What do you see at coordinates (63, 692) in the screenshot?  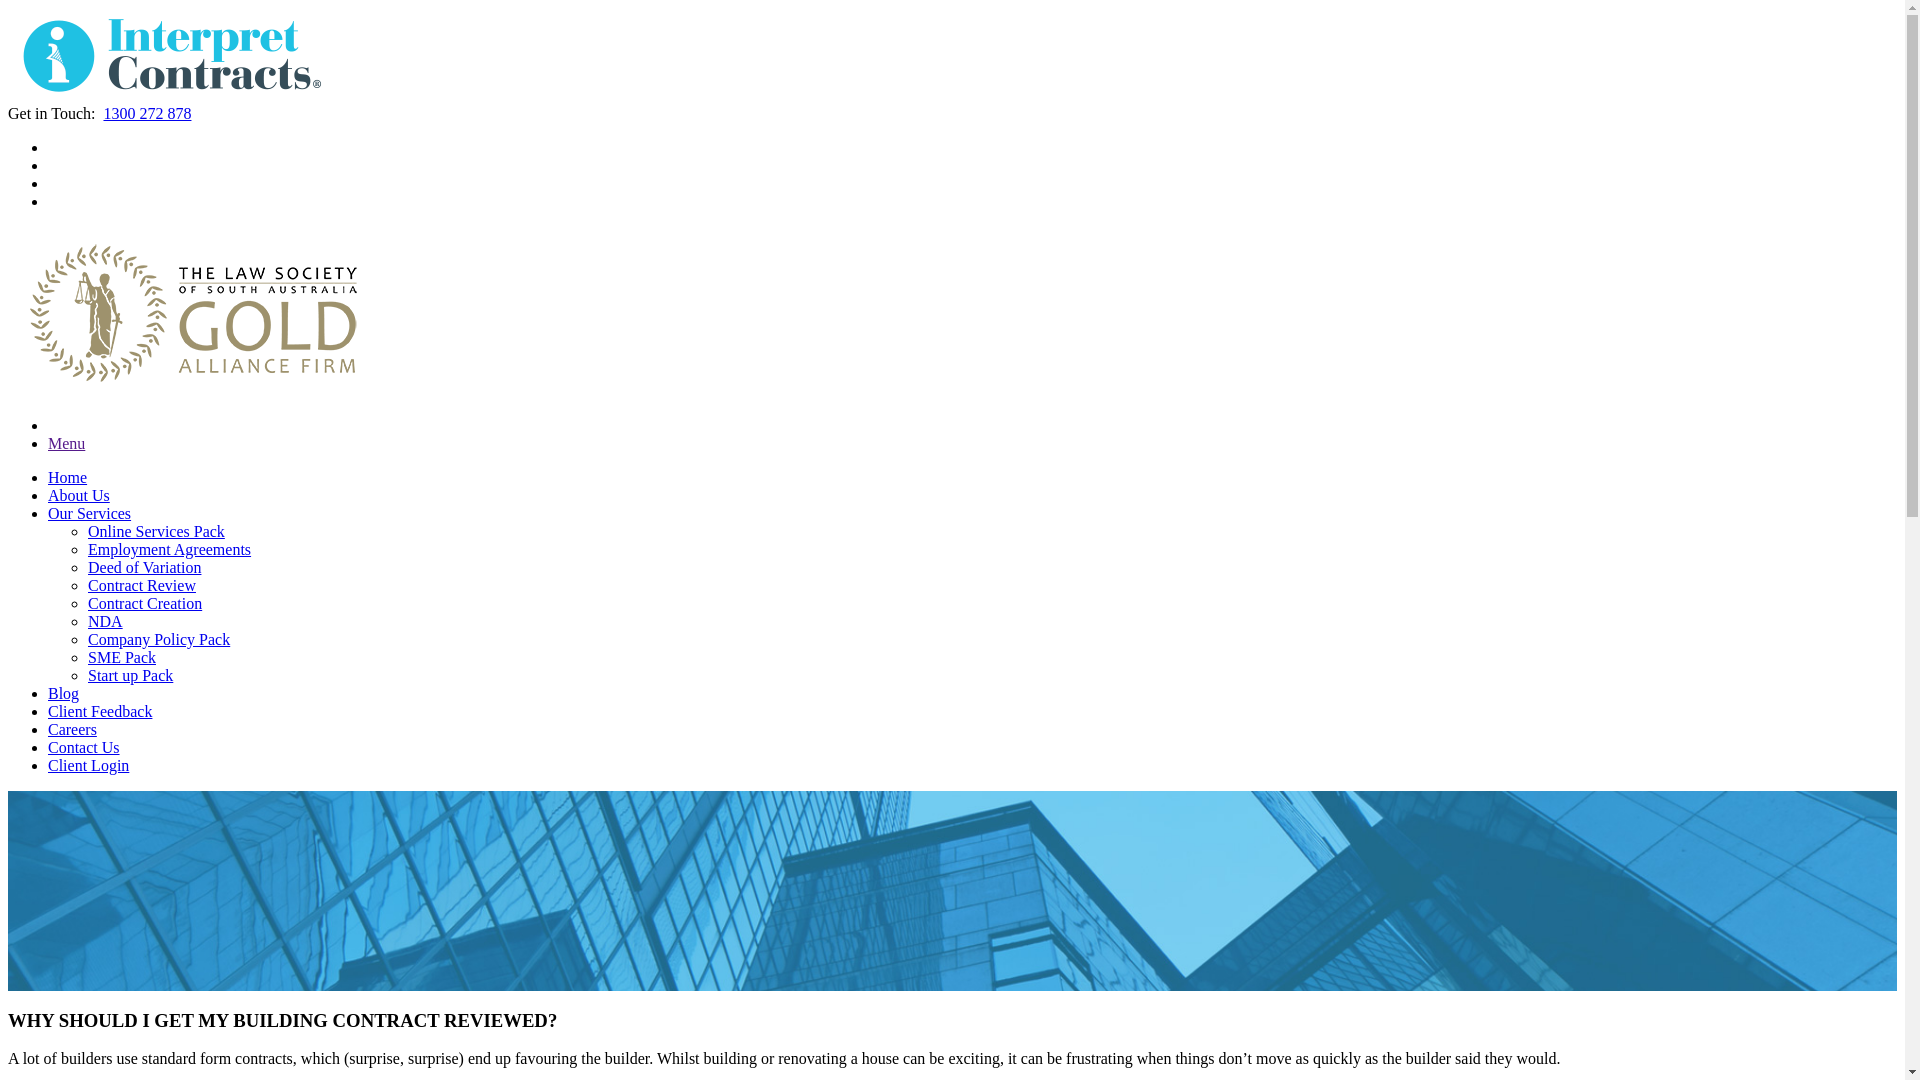 I see `'Blog'` at bounding box center [63, 692].